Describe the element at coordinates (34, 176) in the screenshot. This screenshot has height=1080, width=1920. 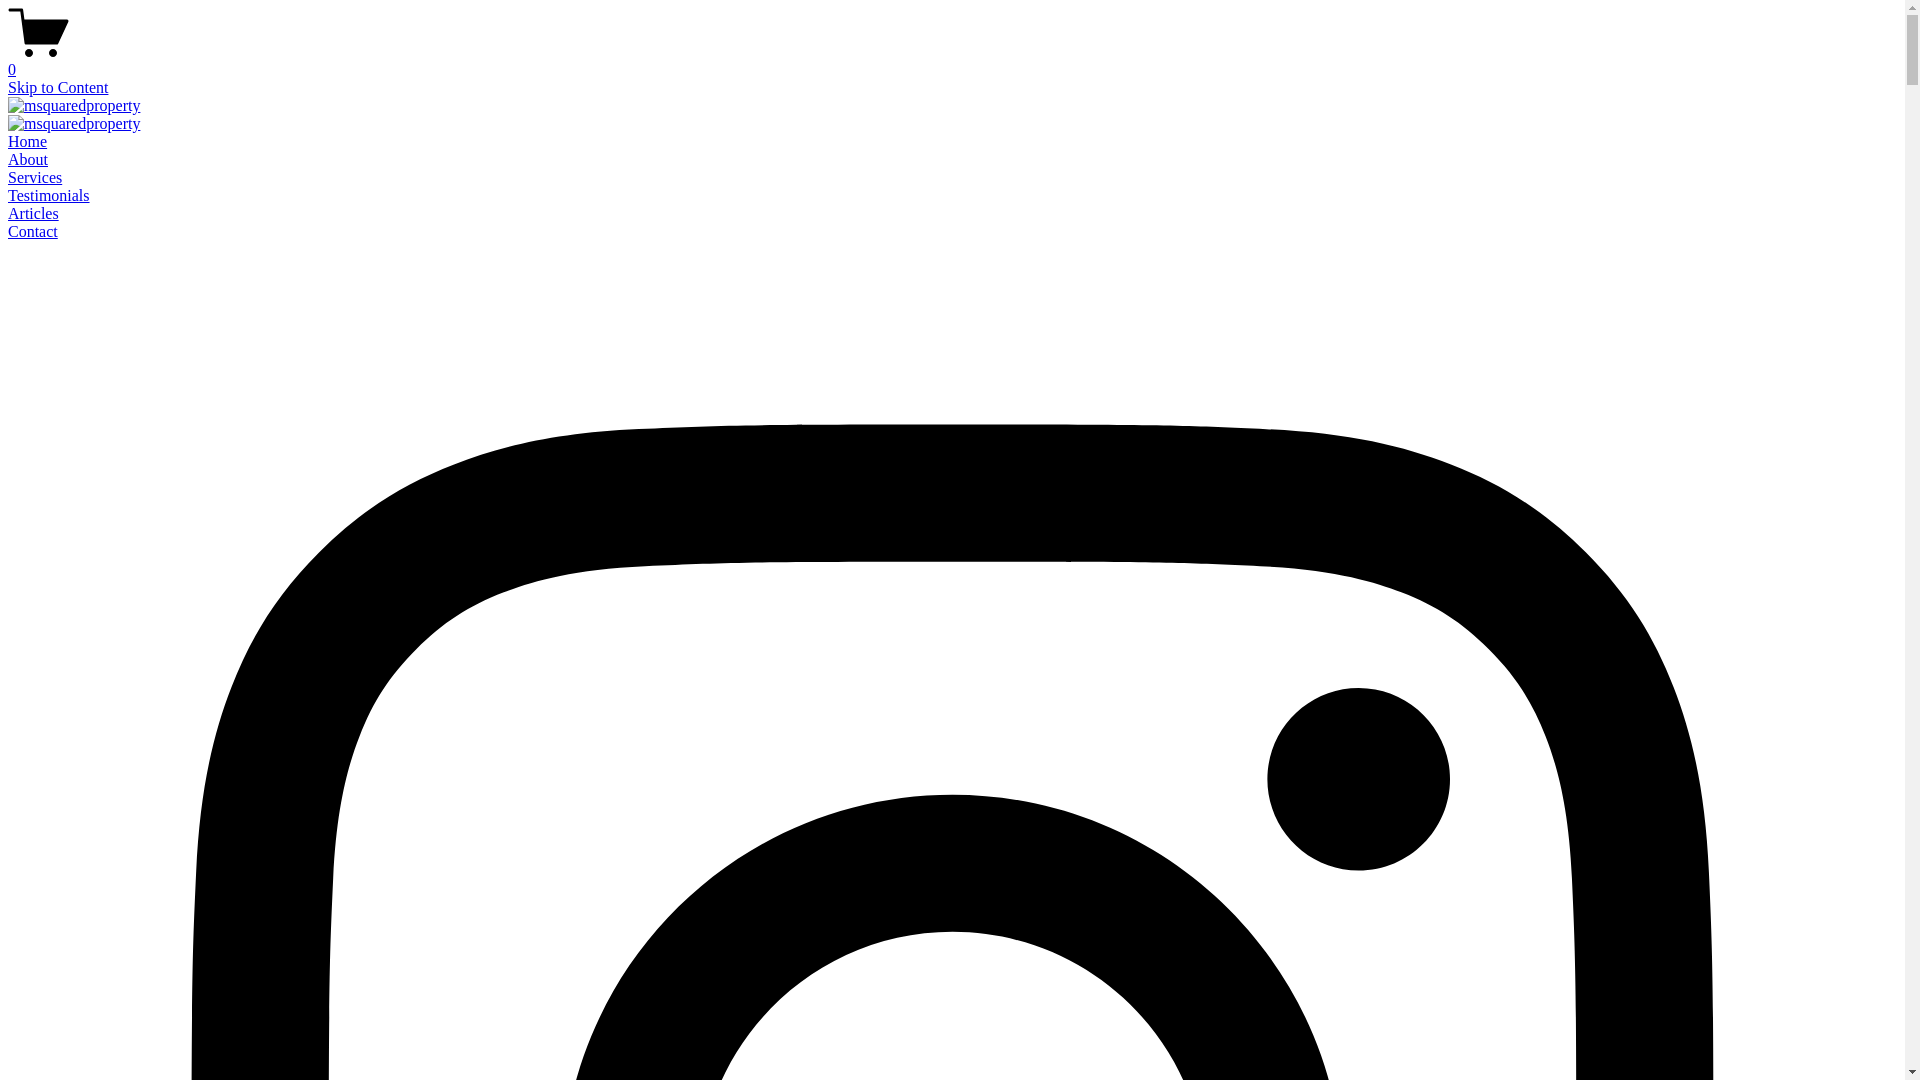
I see `'Services'` at that location.